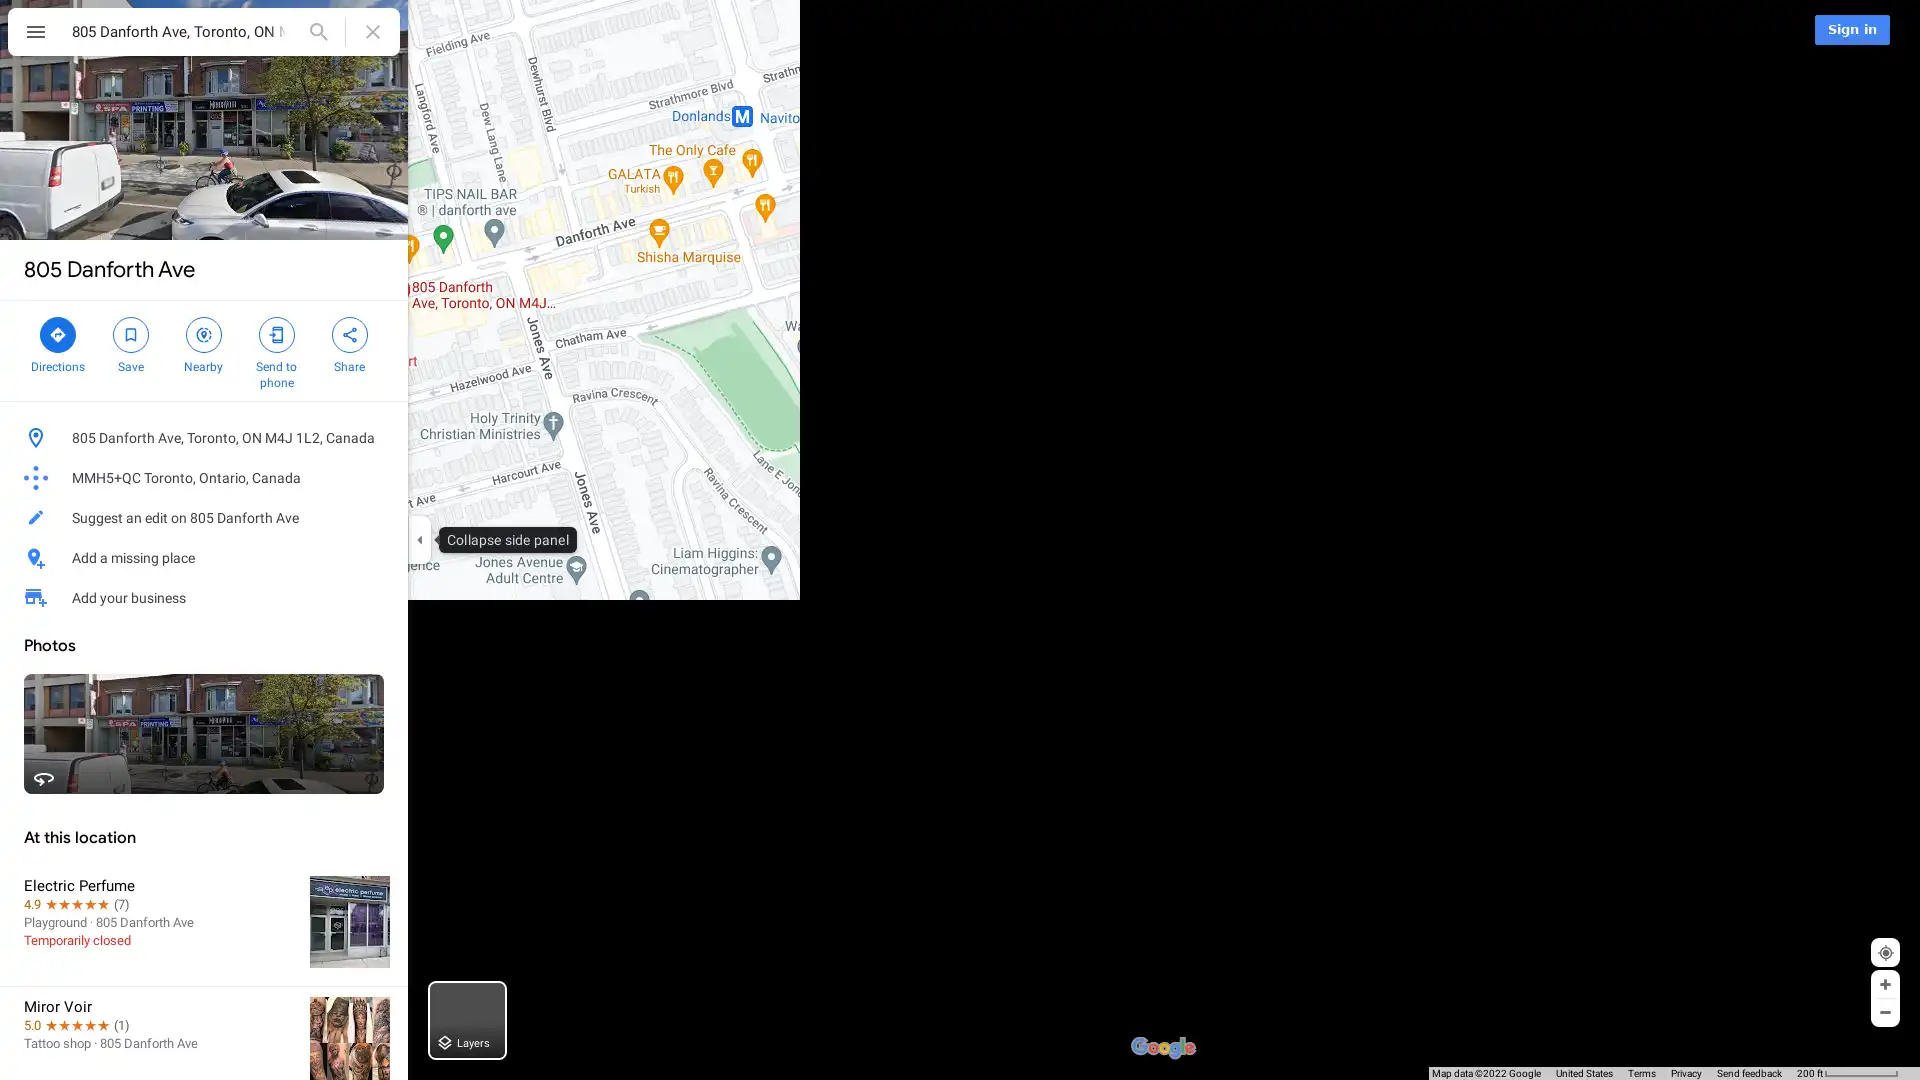 This screenshot has height=1080, width=1920. What do you see at coordinates (35, 34) in the screenshot?
I see `Menu` at bounding box center [35, 34].